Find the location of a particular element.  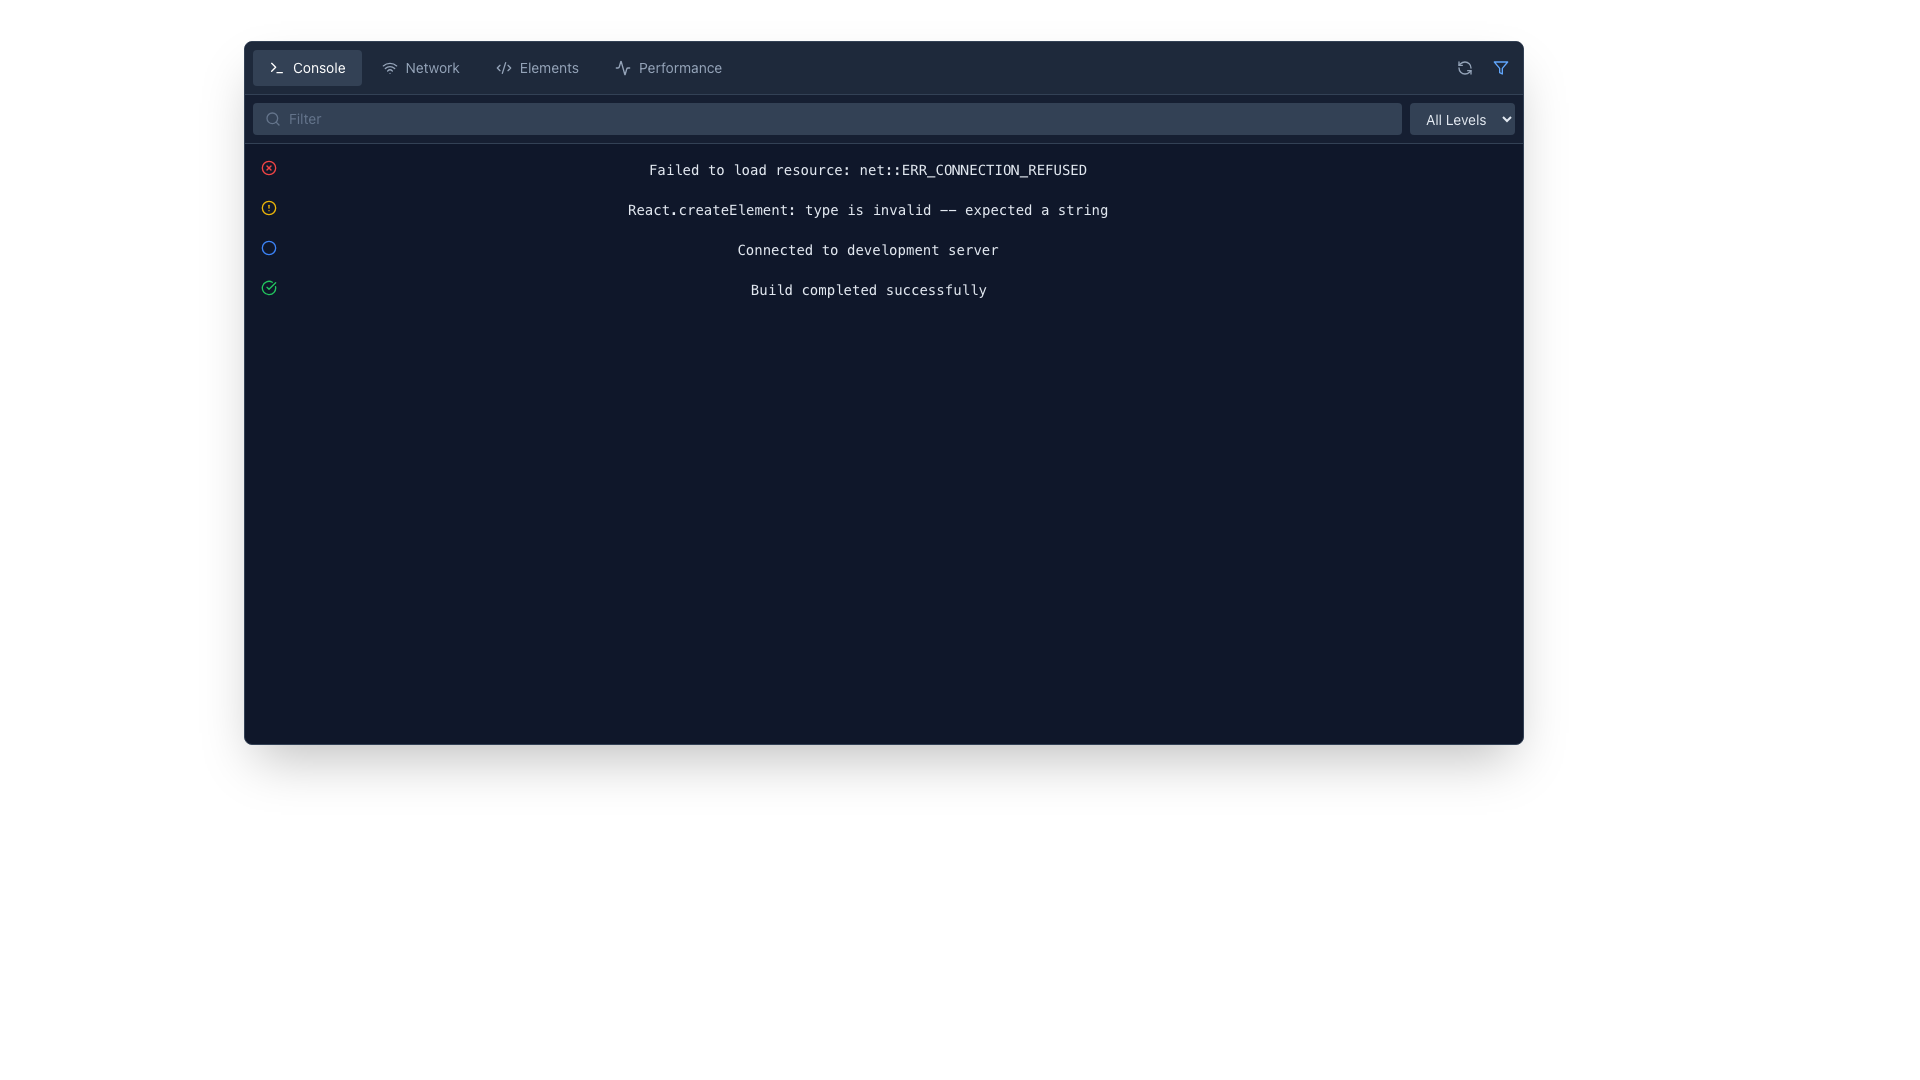

the 'Performance' button in the navigation bar is located at coordinates (667, 67).